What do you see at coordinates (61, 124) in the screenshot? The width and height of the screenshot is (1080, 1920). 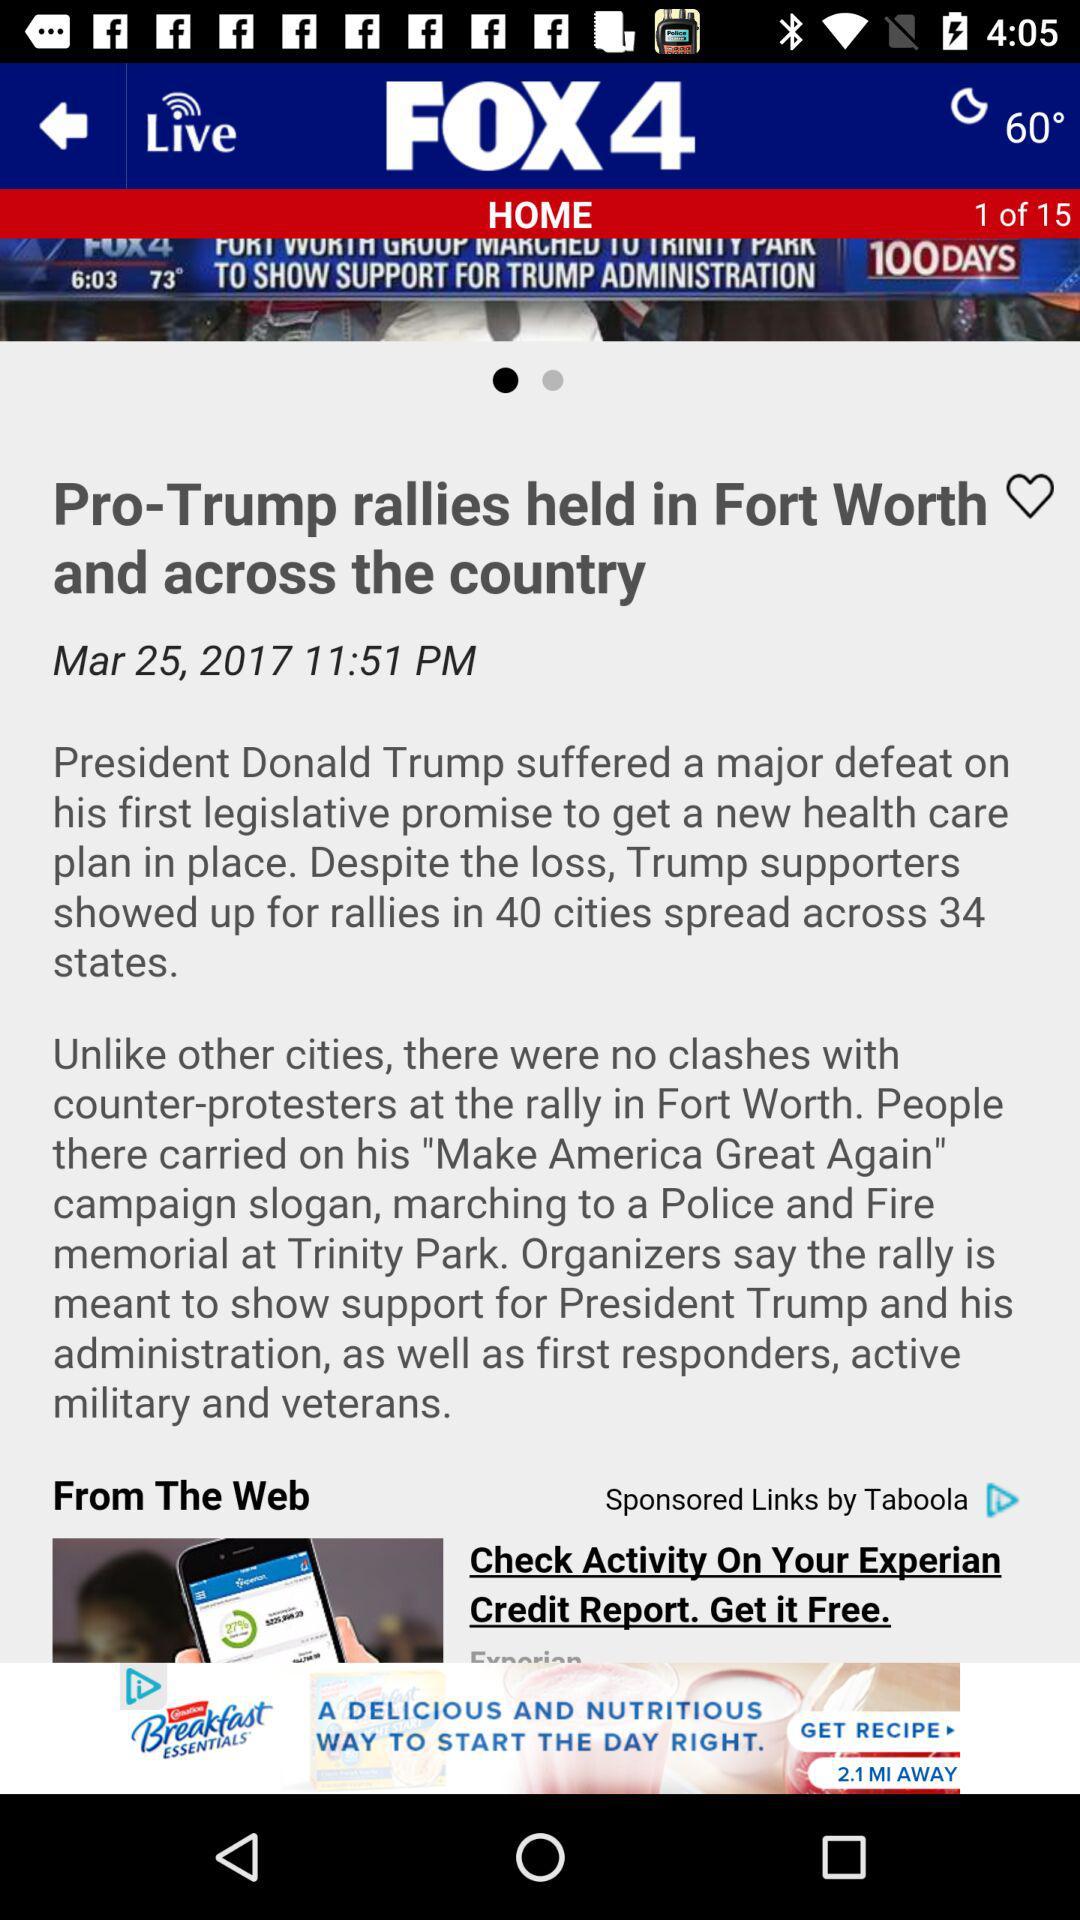 I see `the arrow_backward icon` at bounding box center [61, 124].